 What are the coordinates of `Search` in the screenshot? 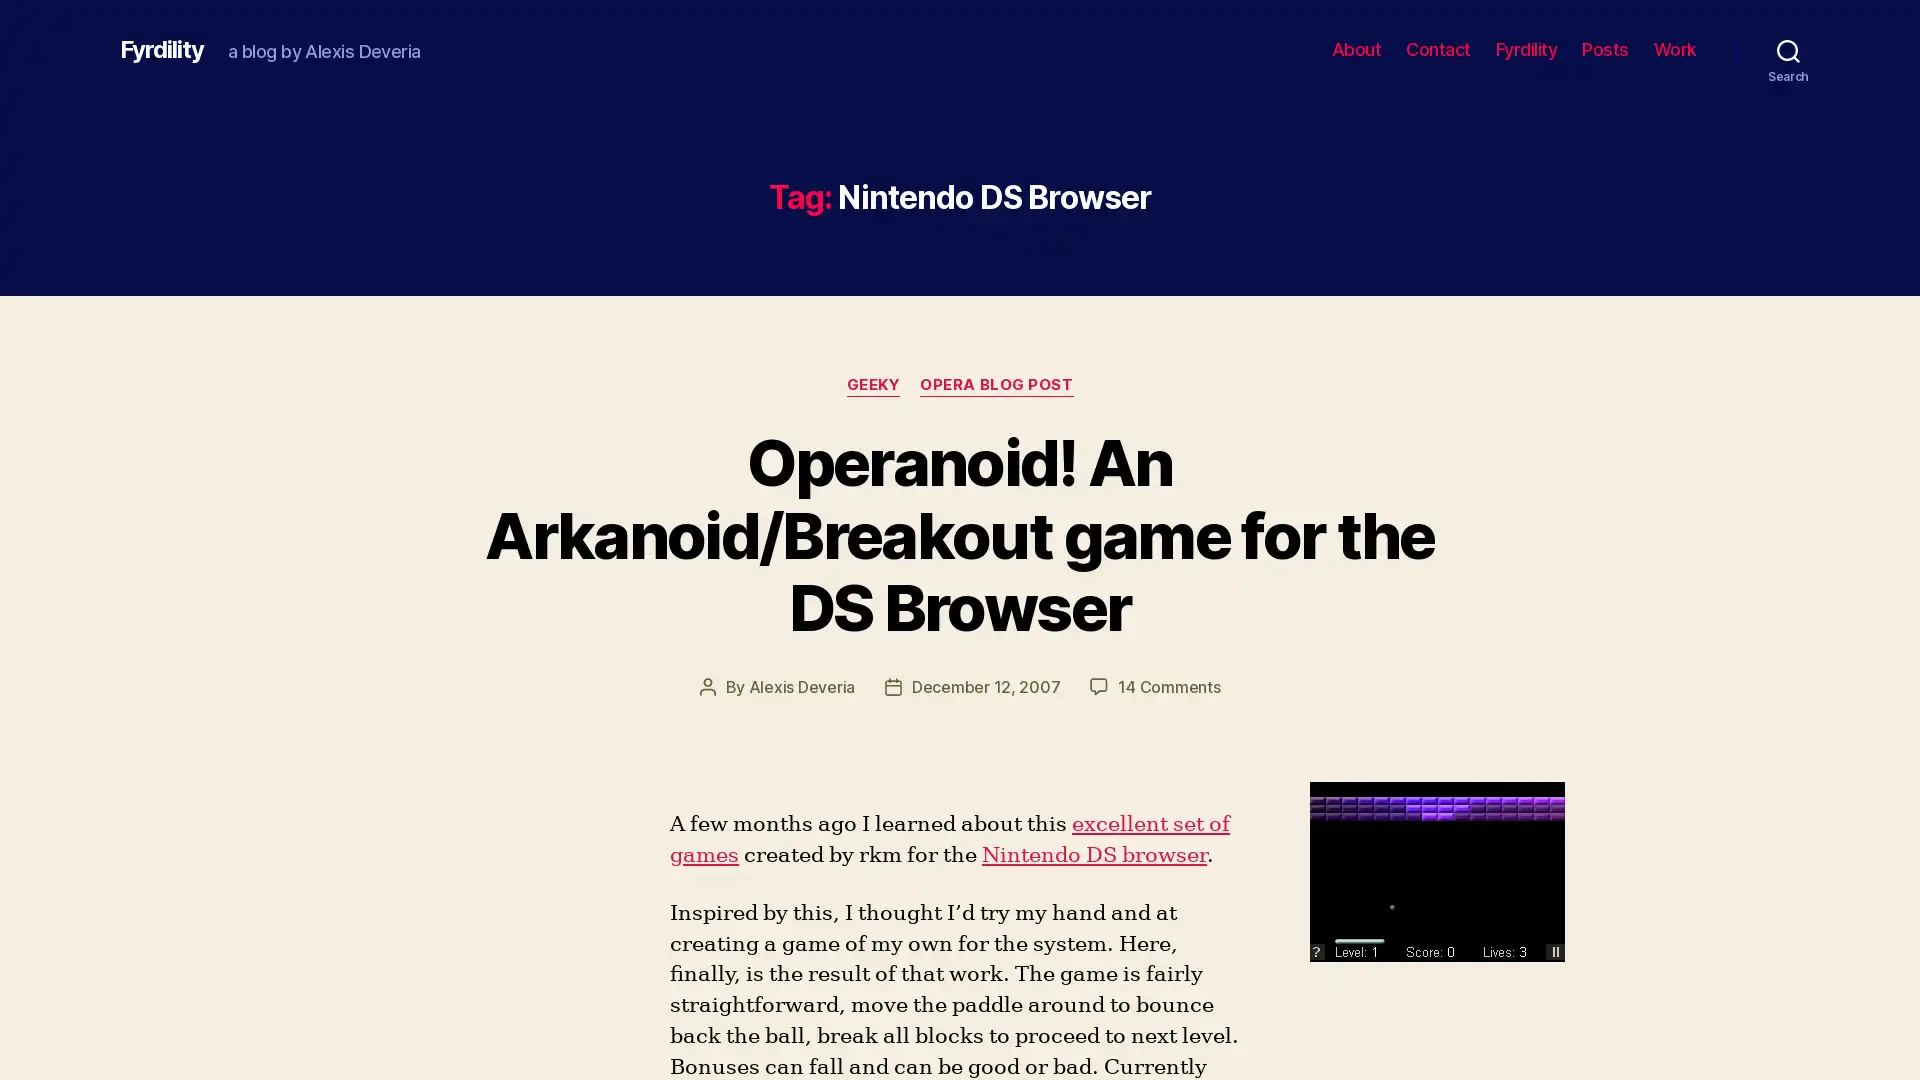 It's located at (1788, 49).